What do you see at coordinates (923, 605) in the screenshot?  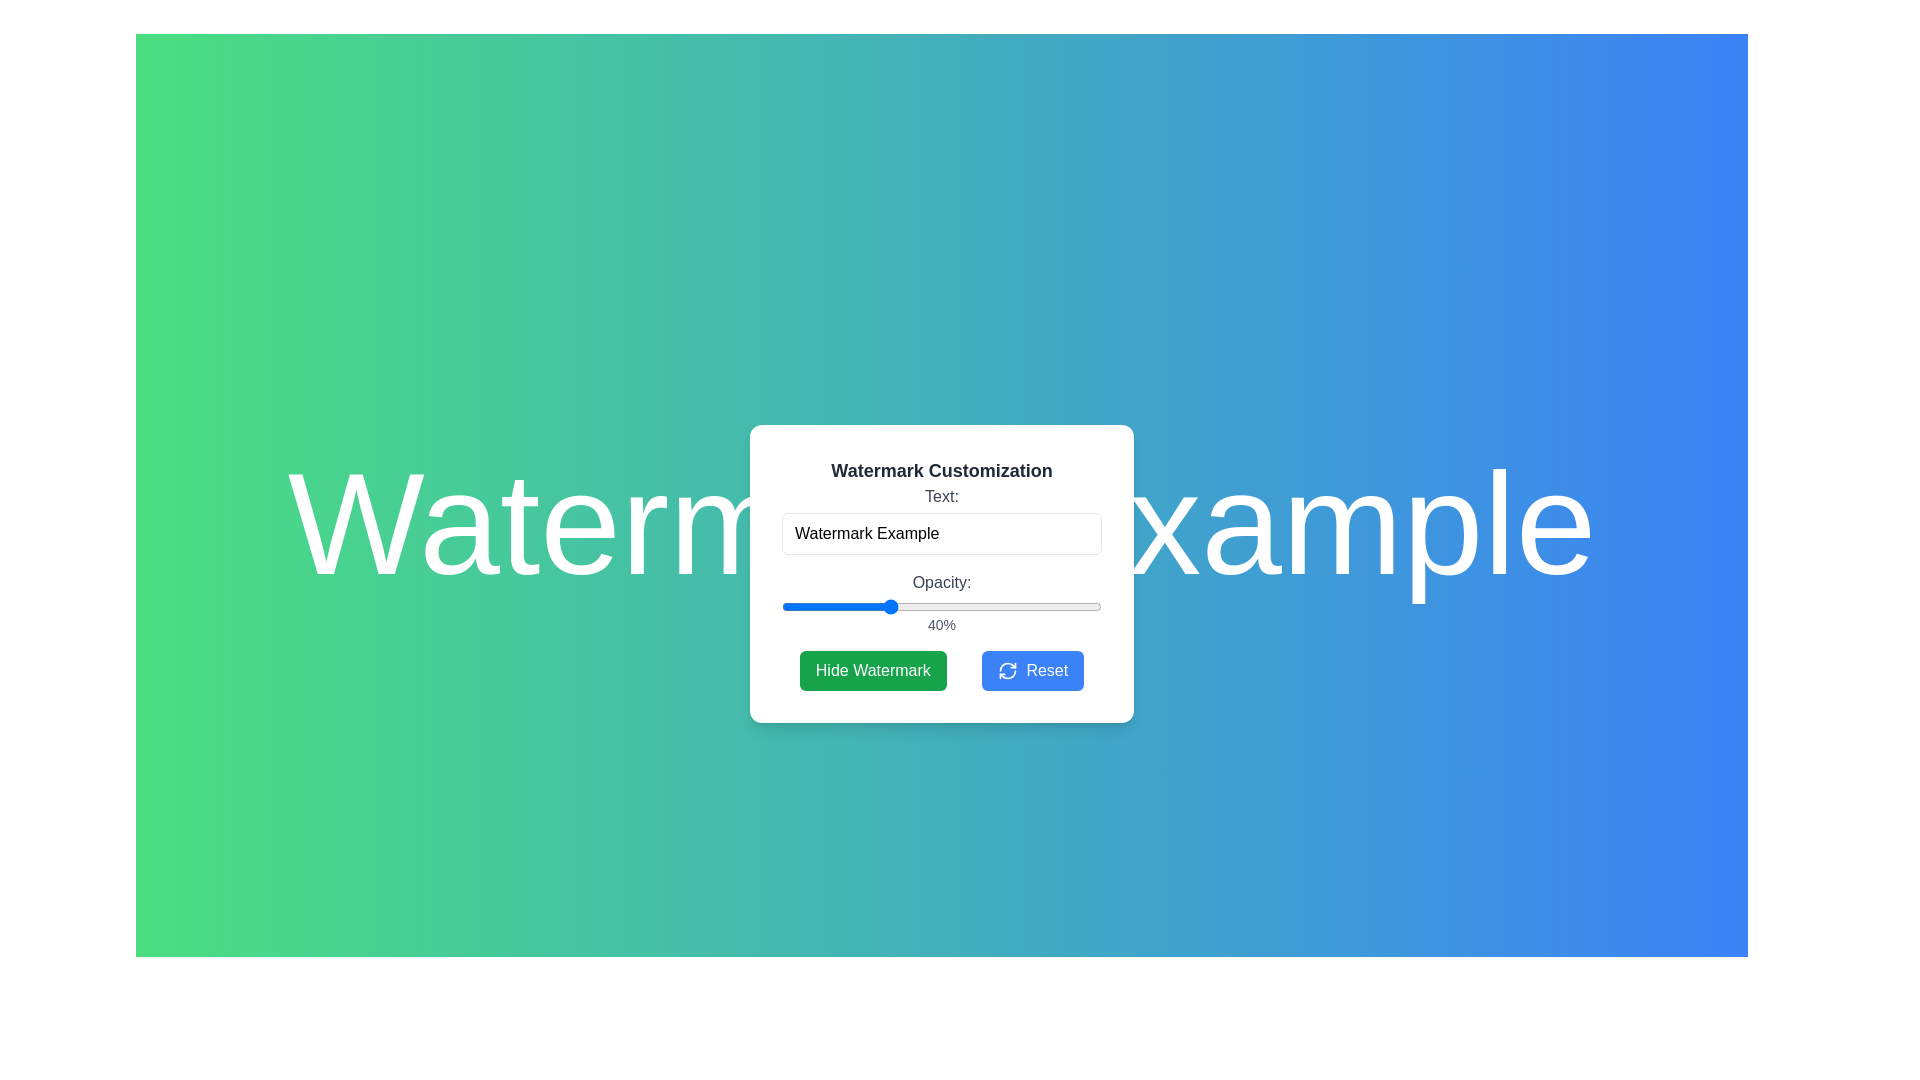 I see `opacity` at bounding box center [923, 605].